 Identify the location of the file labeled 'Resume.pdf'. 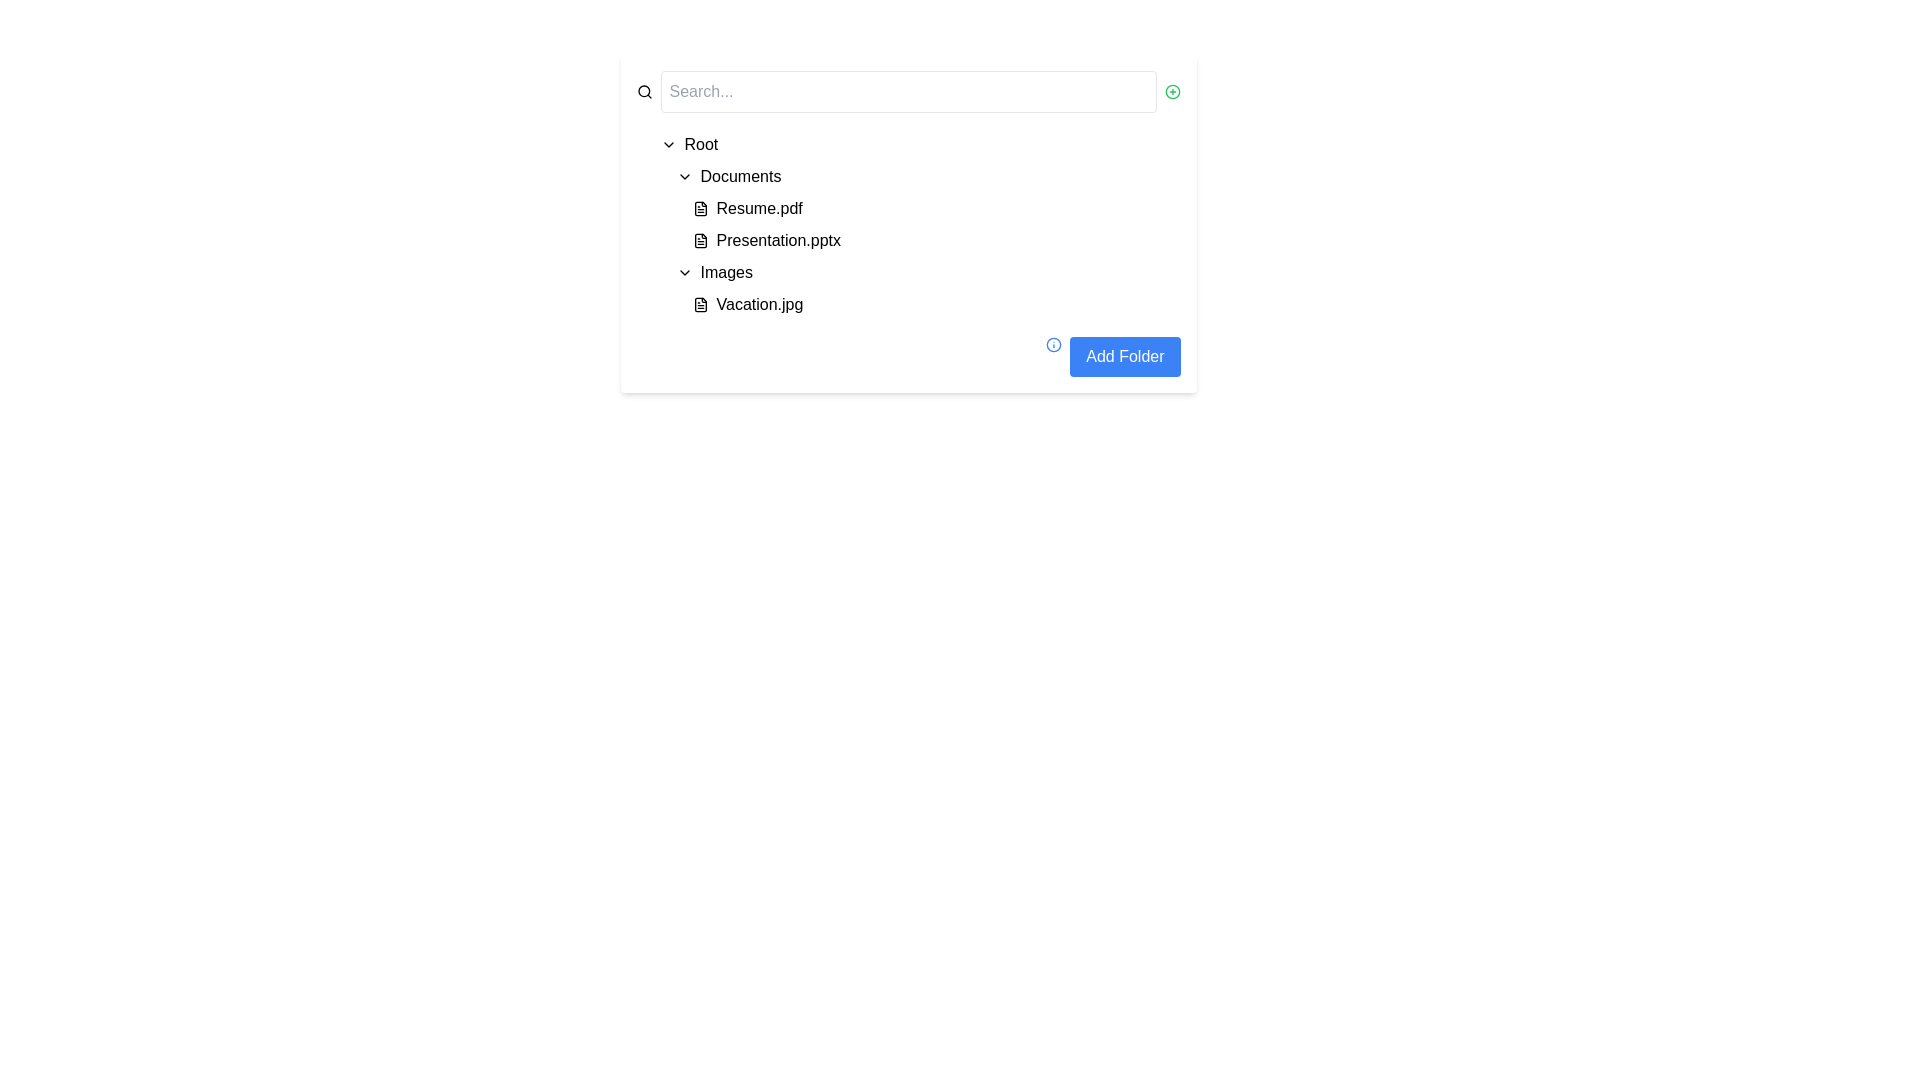
(758, 208).